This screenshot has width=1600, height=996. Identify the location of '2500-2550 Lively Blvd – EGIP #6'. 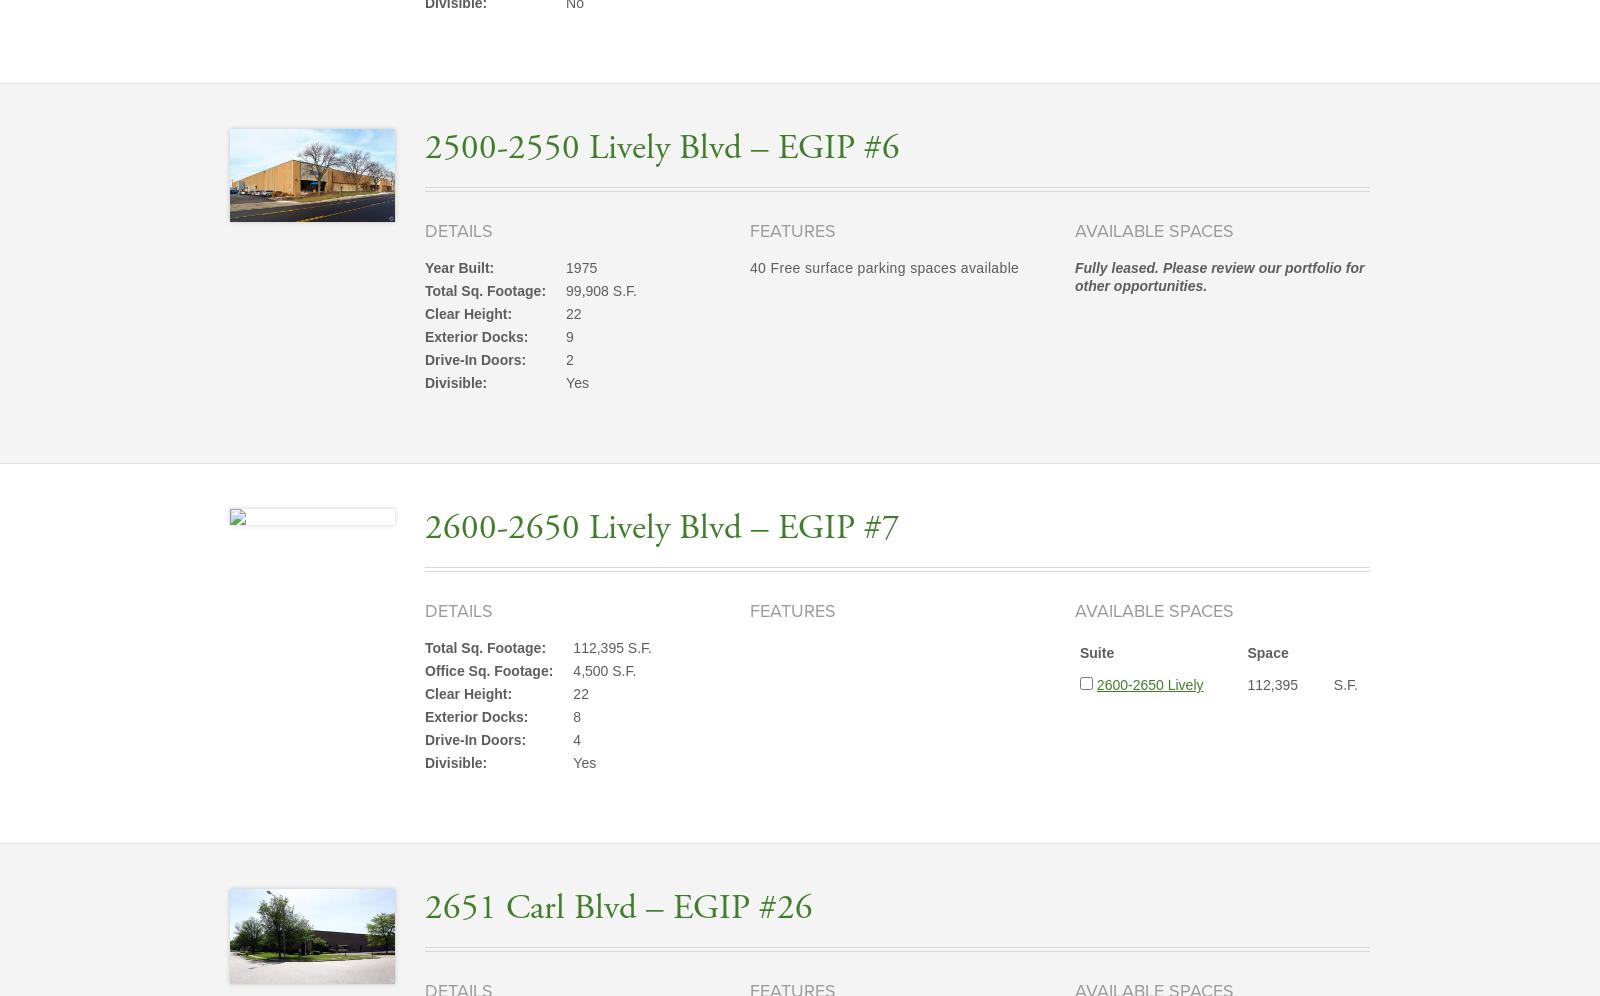
(662, 147).